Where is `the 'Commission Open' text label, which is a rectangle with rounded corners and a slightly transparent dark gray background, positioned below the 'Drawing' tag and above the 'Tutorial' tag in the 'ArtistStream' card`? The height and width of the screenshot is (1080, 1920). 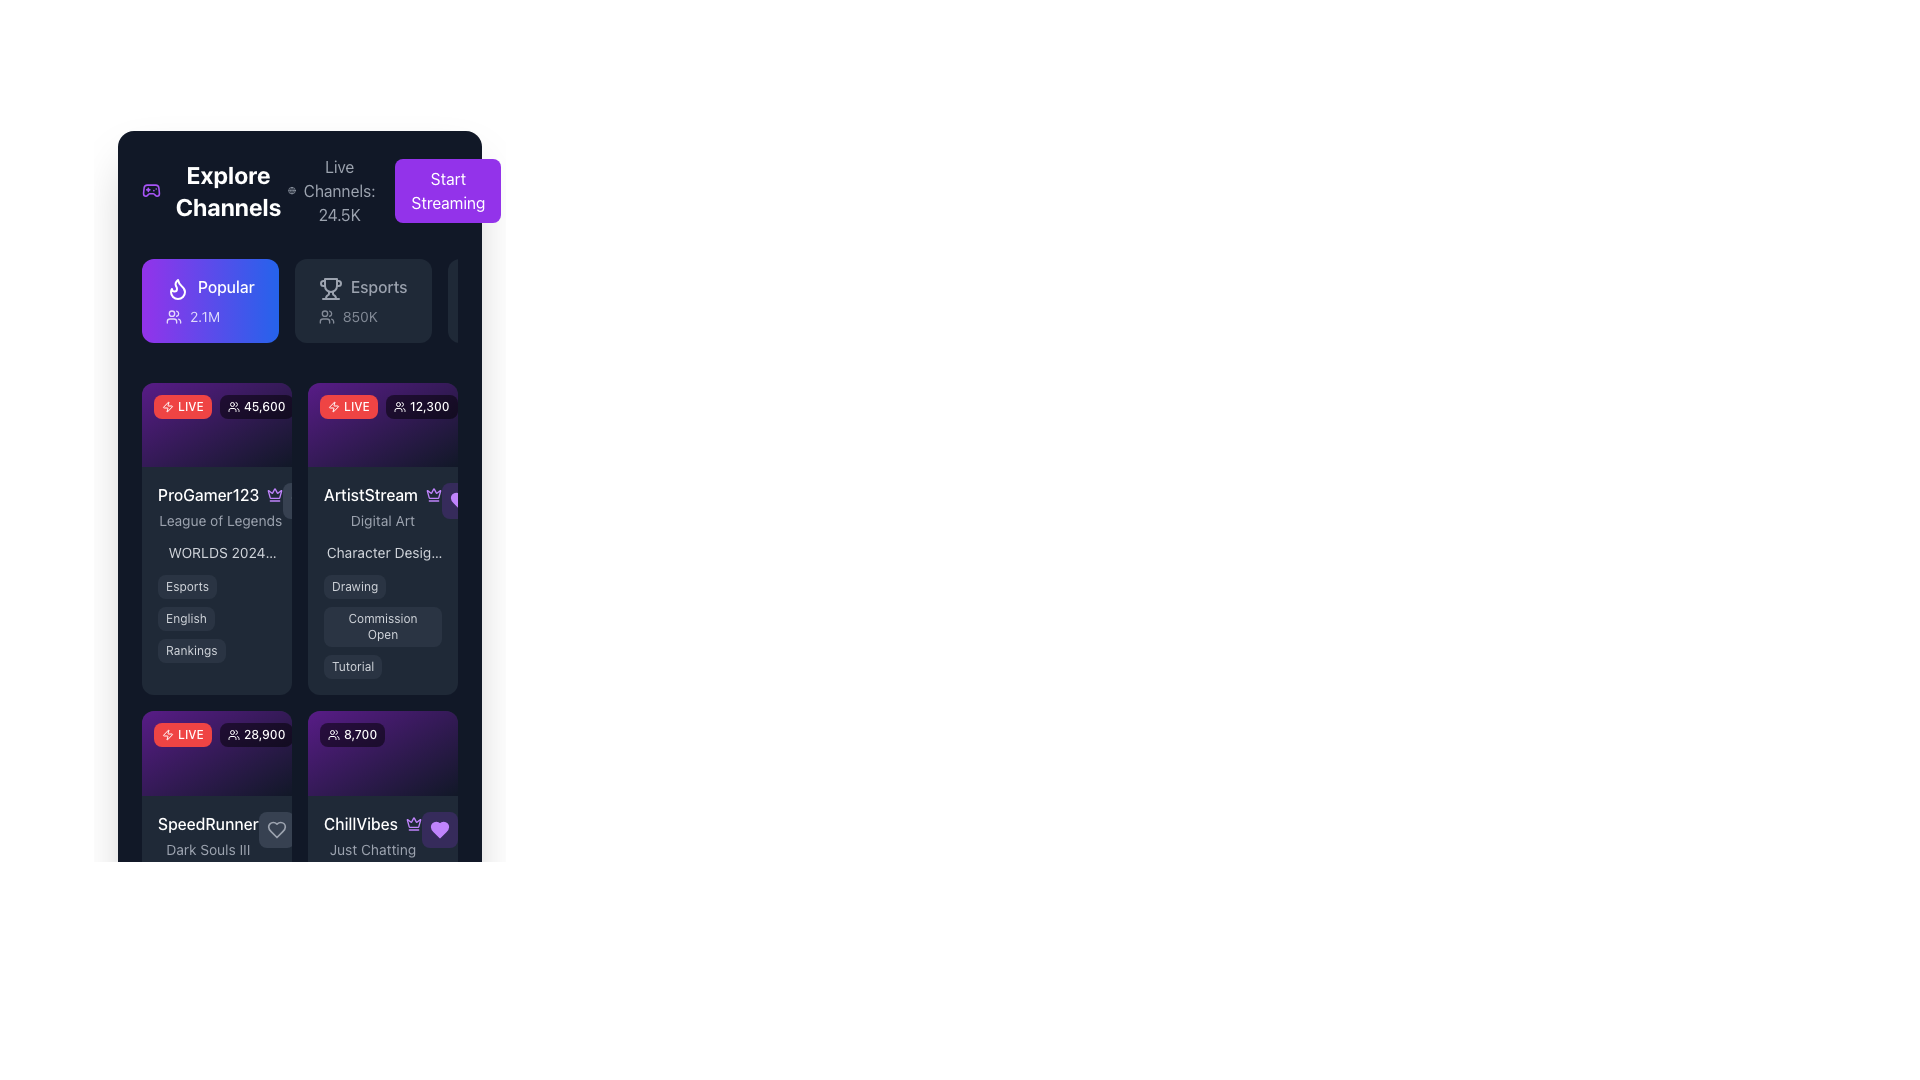 the 'Commission Open' text label, which is a rectangle with rounded corners and a slightly transparent dark gray background, positioned below the 'Drawing' tag and above the 'Tutorial' tag in the 'ArtistStream' card is located at coordinates (383, 626).